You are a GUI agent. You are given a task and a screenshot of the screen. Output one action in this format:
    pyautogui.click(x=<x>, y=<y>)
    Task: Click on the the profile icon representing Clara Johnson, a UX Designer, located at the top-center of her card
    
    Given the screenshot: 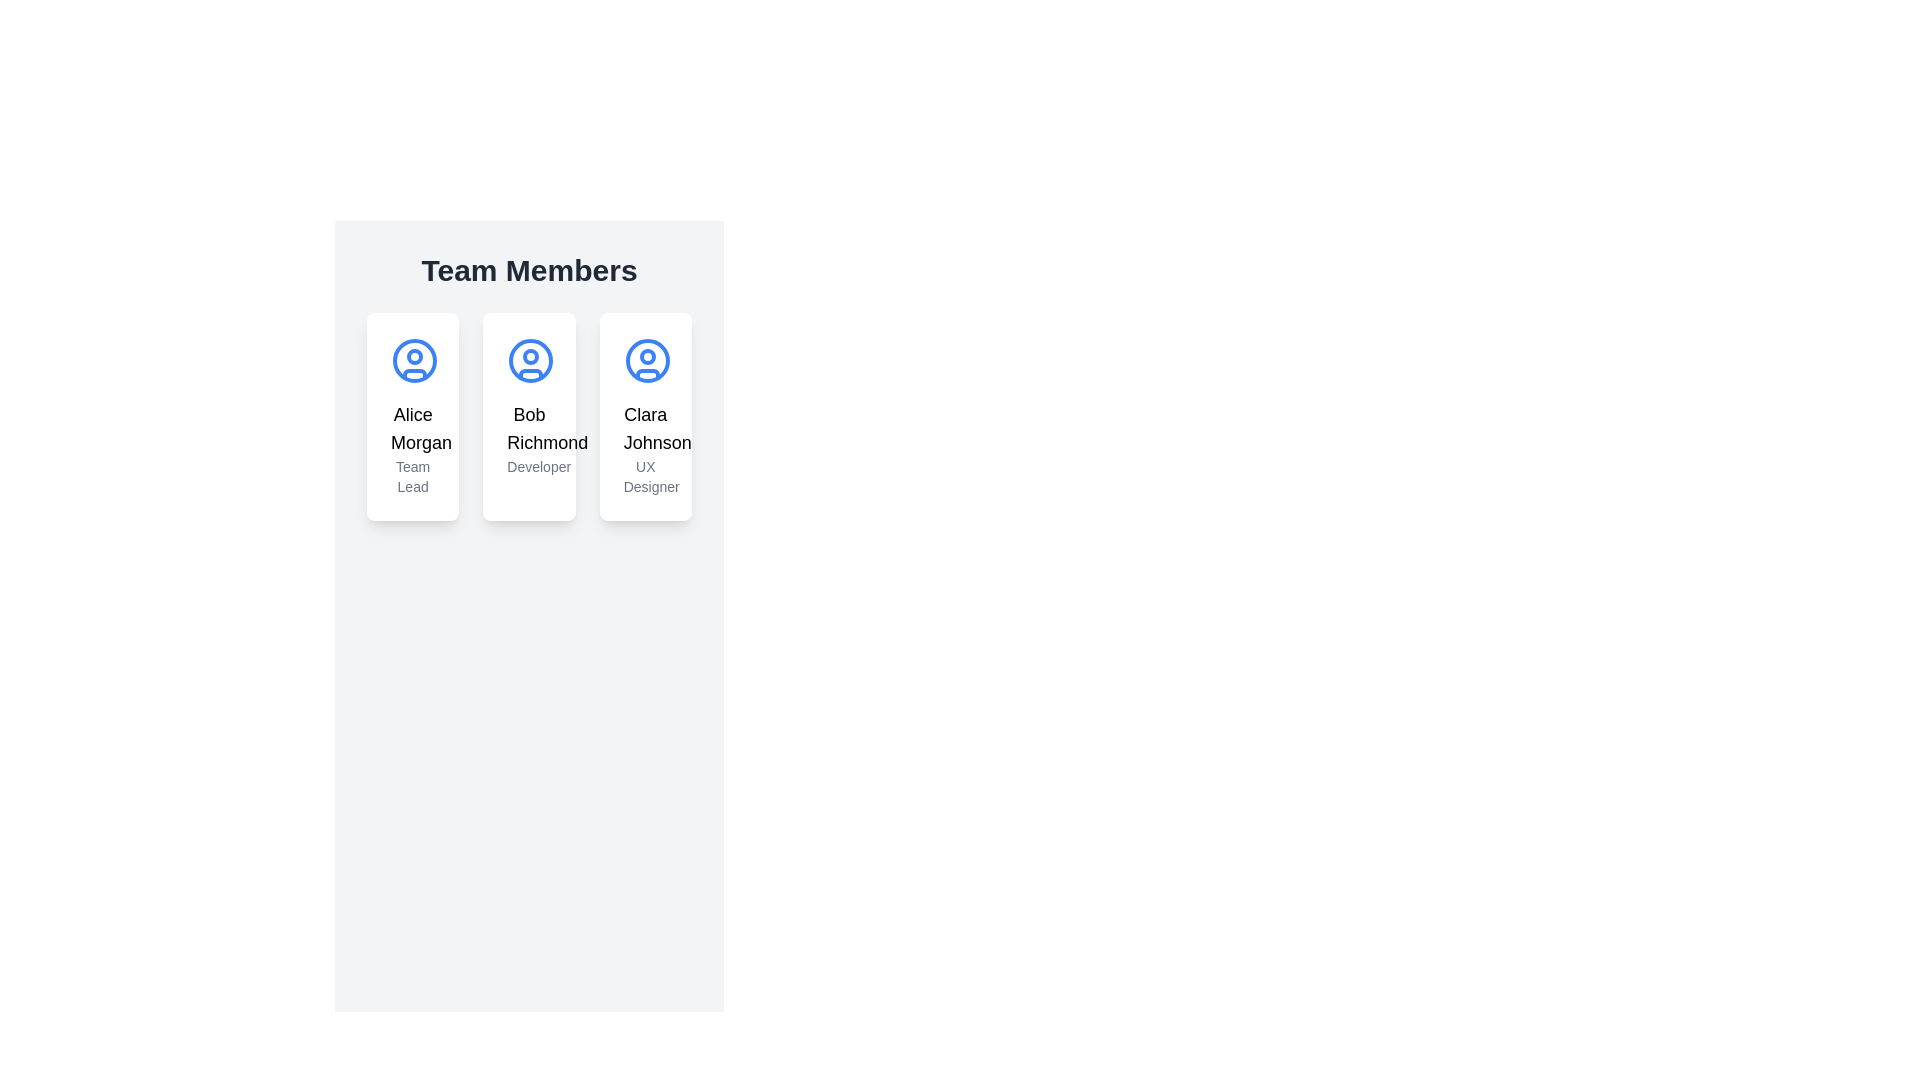 What is the action you would take?
    pyautogui.click(x=647, y=361)
    